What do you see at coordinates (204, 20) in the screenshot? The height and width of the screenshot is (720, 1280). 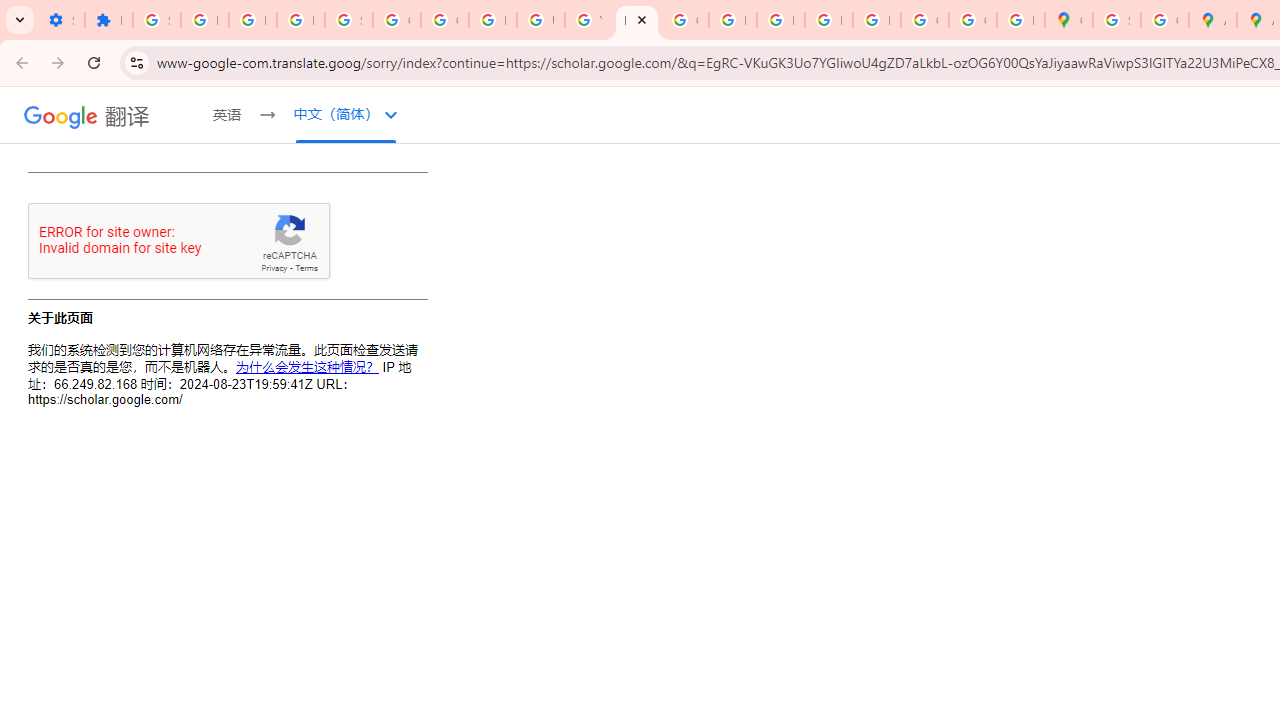 I see `'Delete photos & videos - Computer - Google Photos Help'` at bounding box center [204, 20].